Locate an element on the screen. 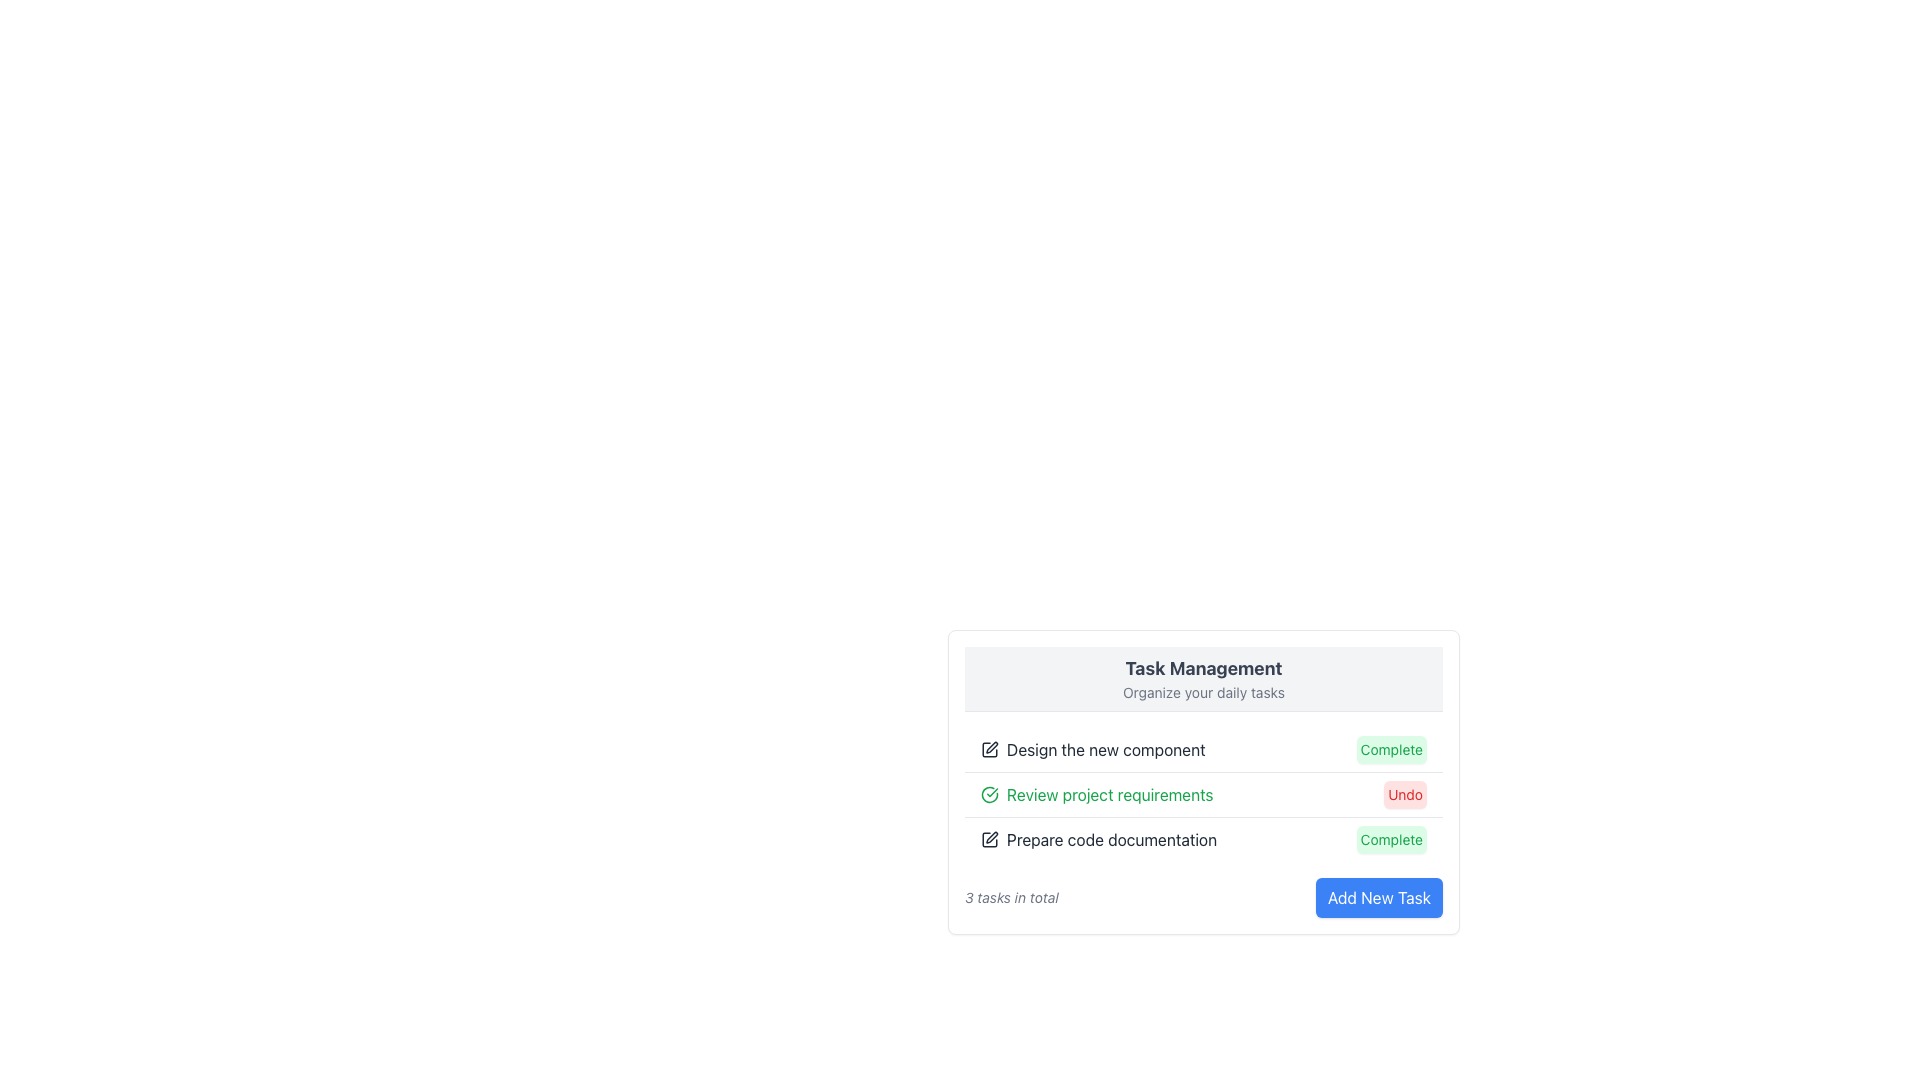 This screenshot has height=1080, width=1920. the pen icon associated with the task 'Prepare code documentation' is located at coordinates (989, 840).